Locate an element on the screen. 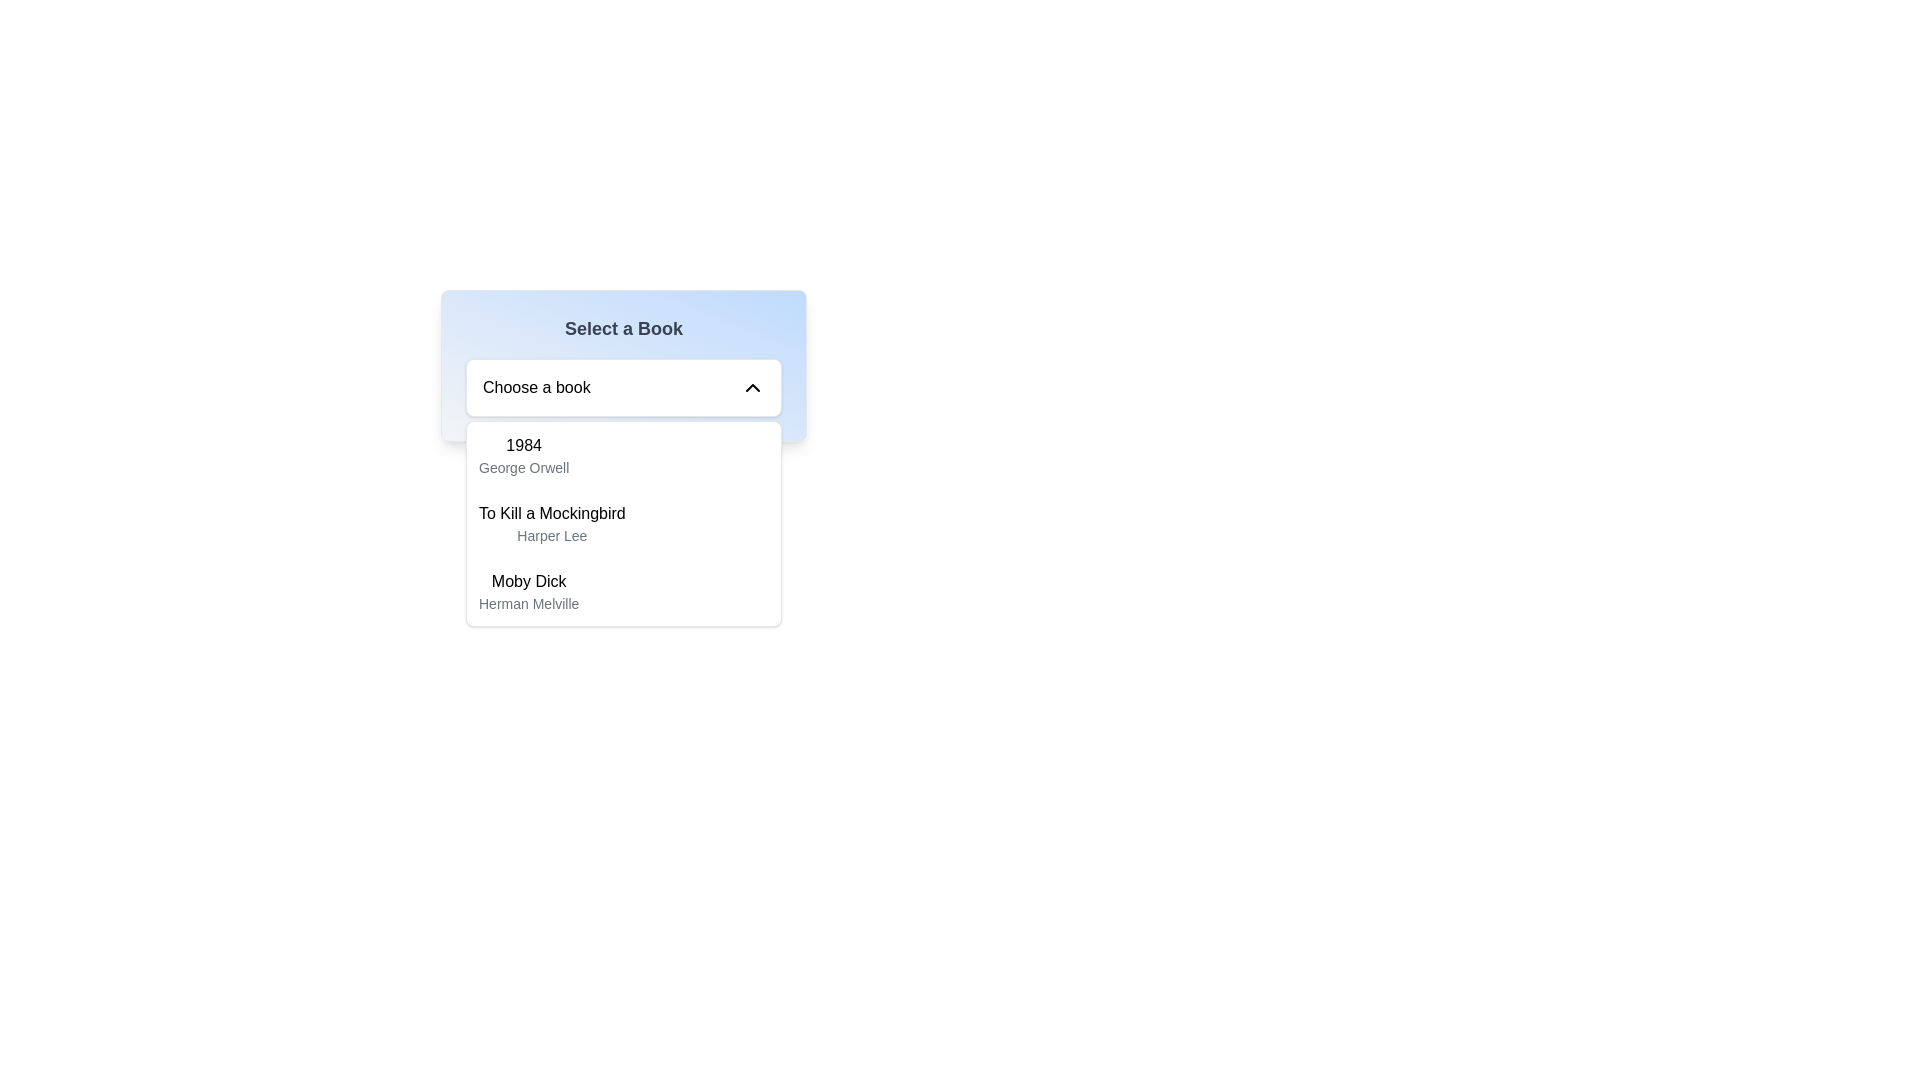 The width and height of the screenshot is (1920, 1080). the dropdown menu labeled 'Choose a book' is located at coordinates (623, 388).